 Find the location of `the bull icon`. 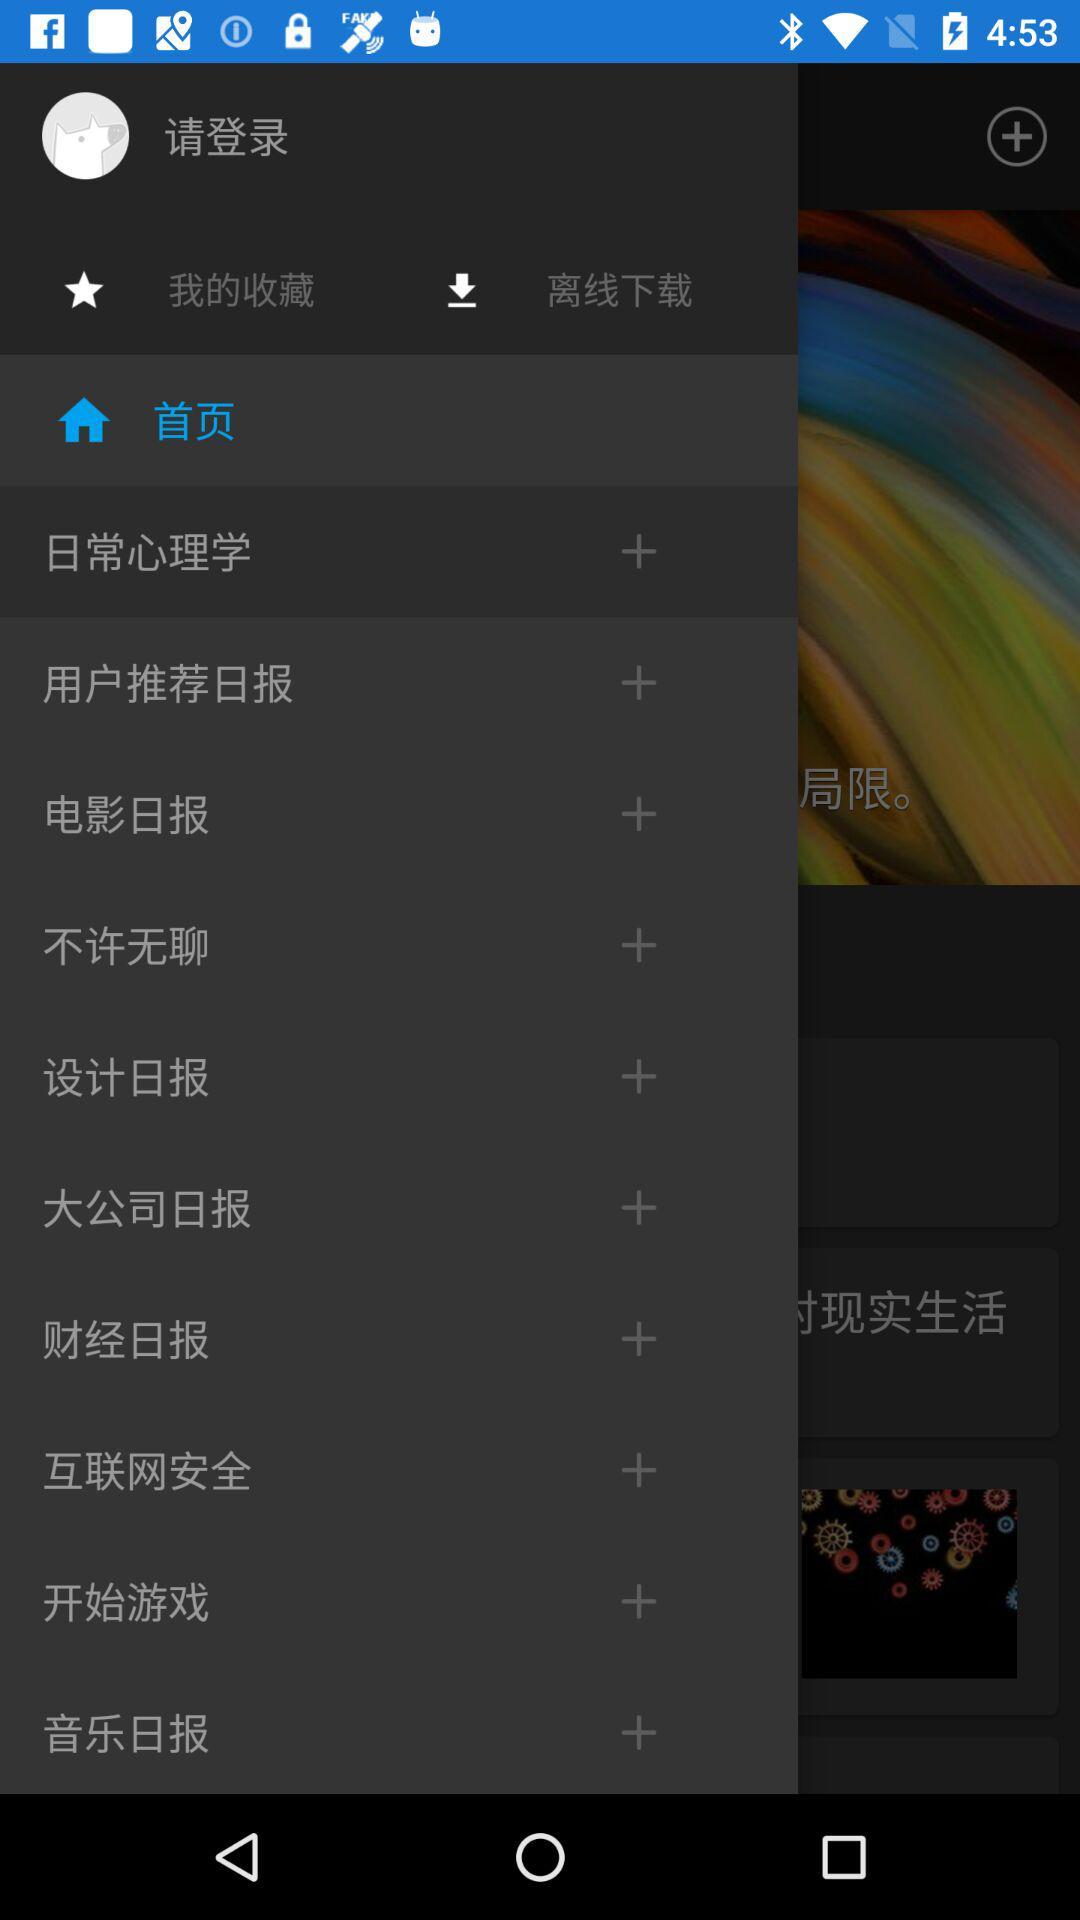

the bull icon is located at coordinates (84, 134).